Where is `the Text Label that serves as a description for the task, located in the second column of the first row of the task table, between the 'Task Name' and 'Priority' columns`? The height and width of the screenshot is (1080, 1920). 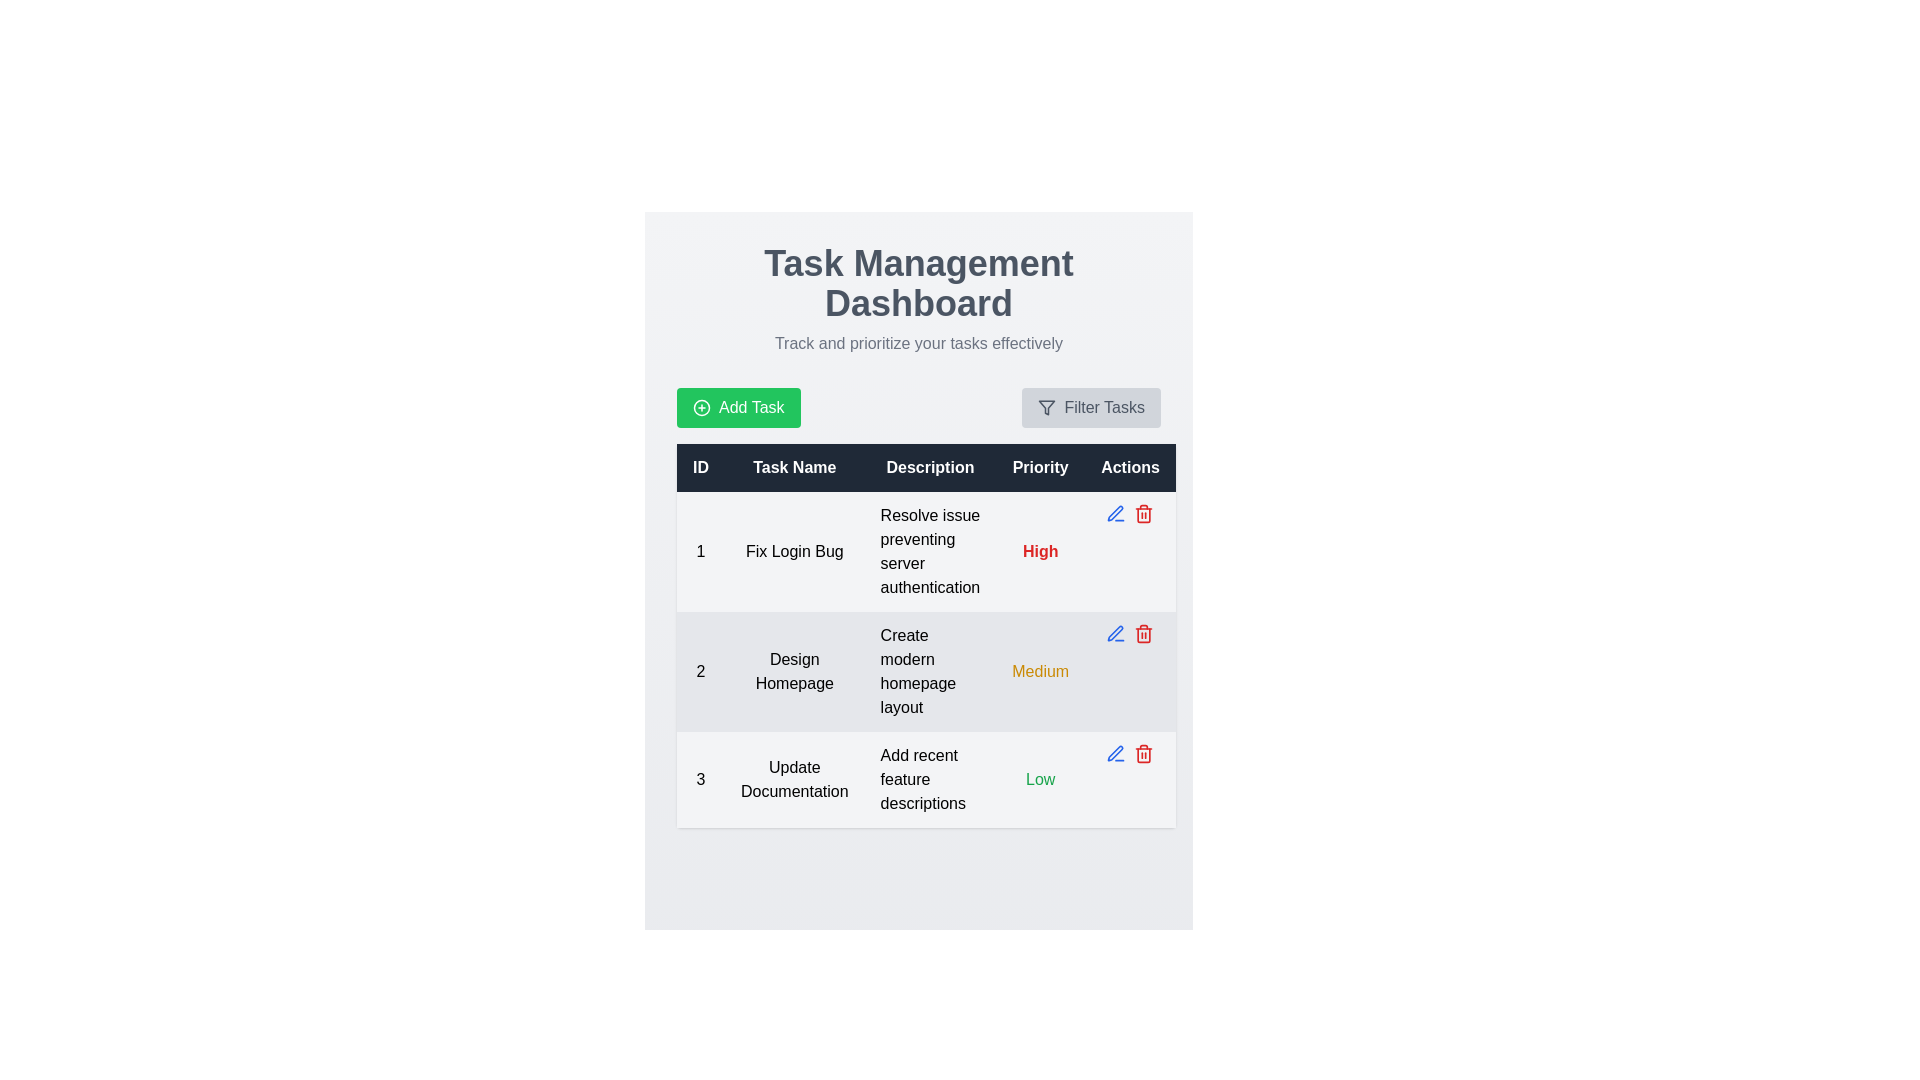
the Text Label that serves as a description for the task, located in the second column of the first row of the task table, between the 'Task Name' and 'Priority' columns is located at coordinates (929, 551).